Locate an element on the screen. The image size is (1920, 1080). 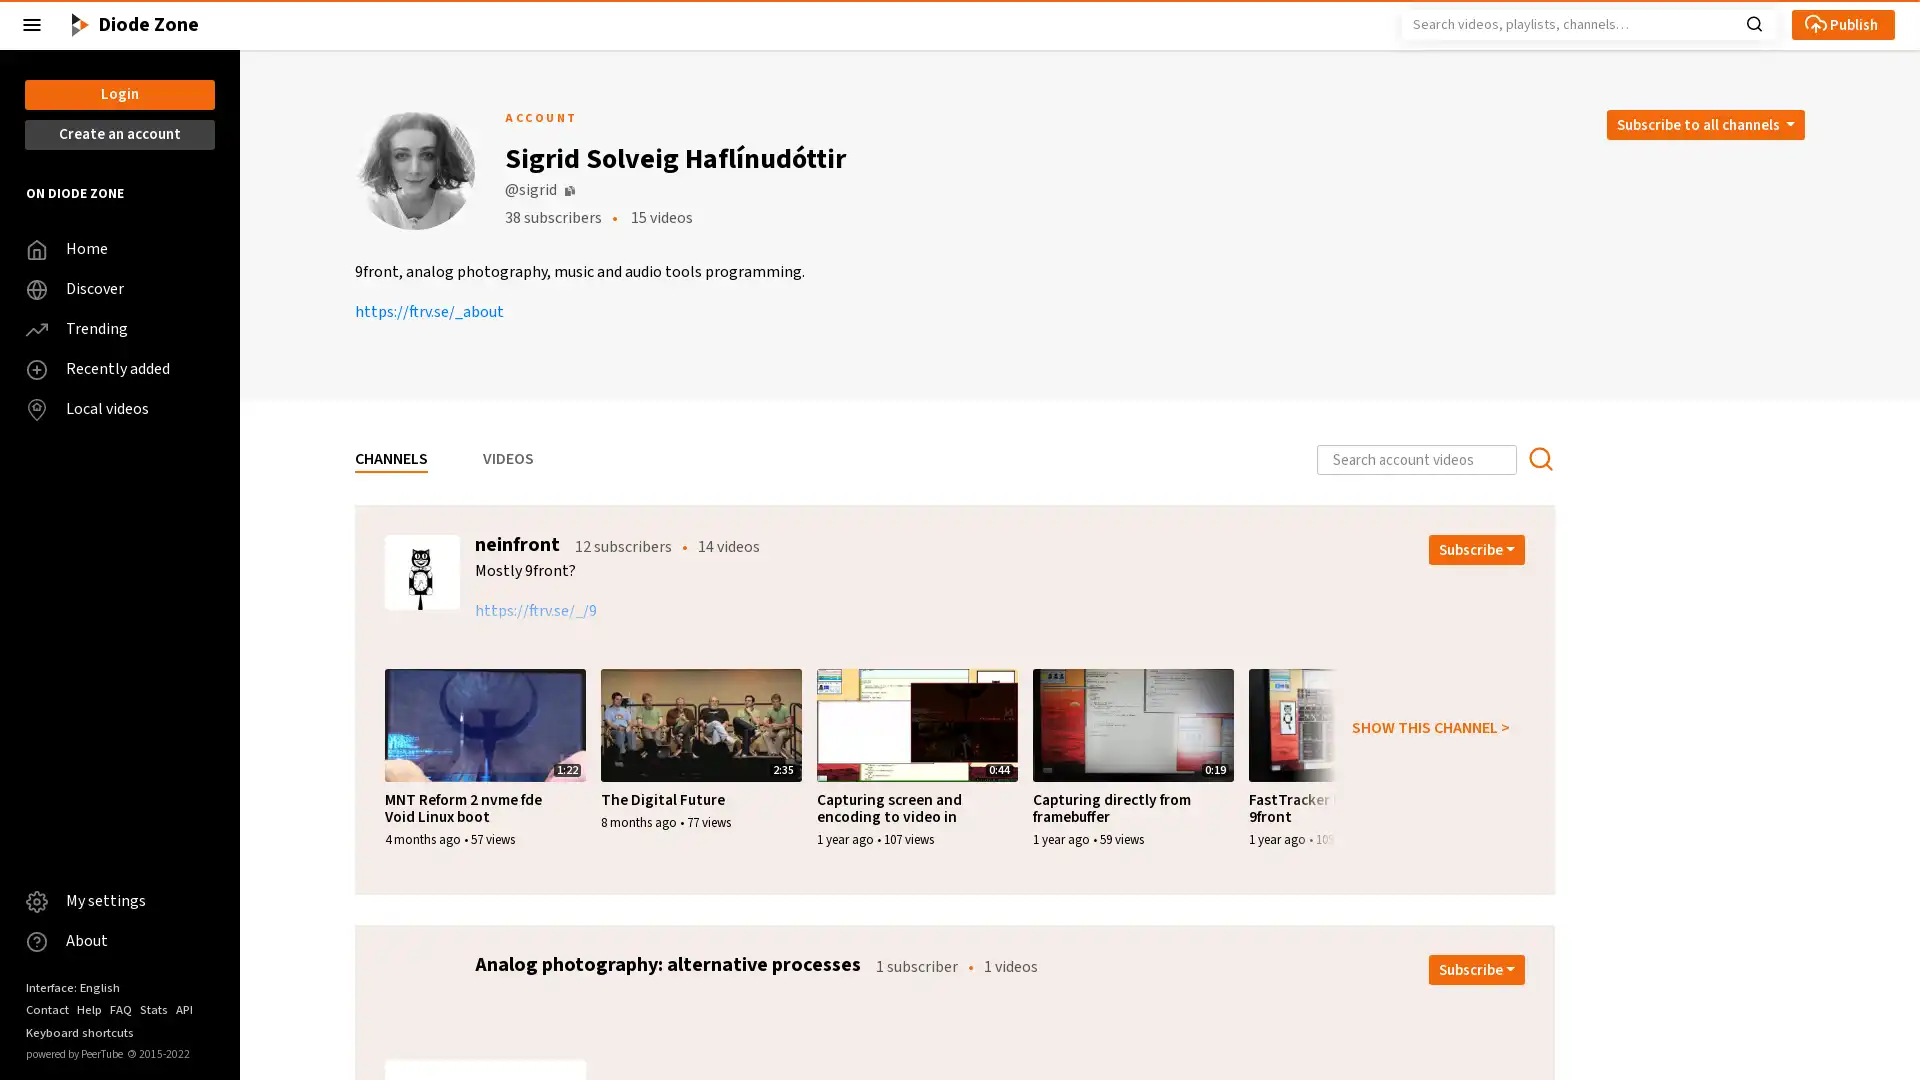
Open subscription dropdown is located at coordinates (1477, 968).